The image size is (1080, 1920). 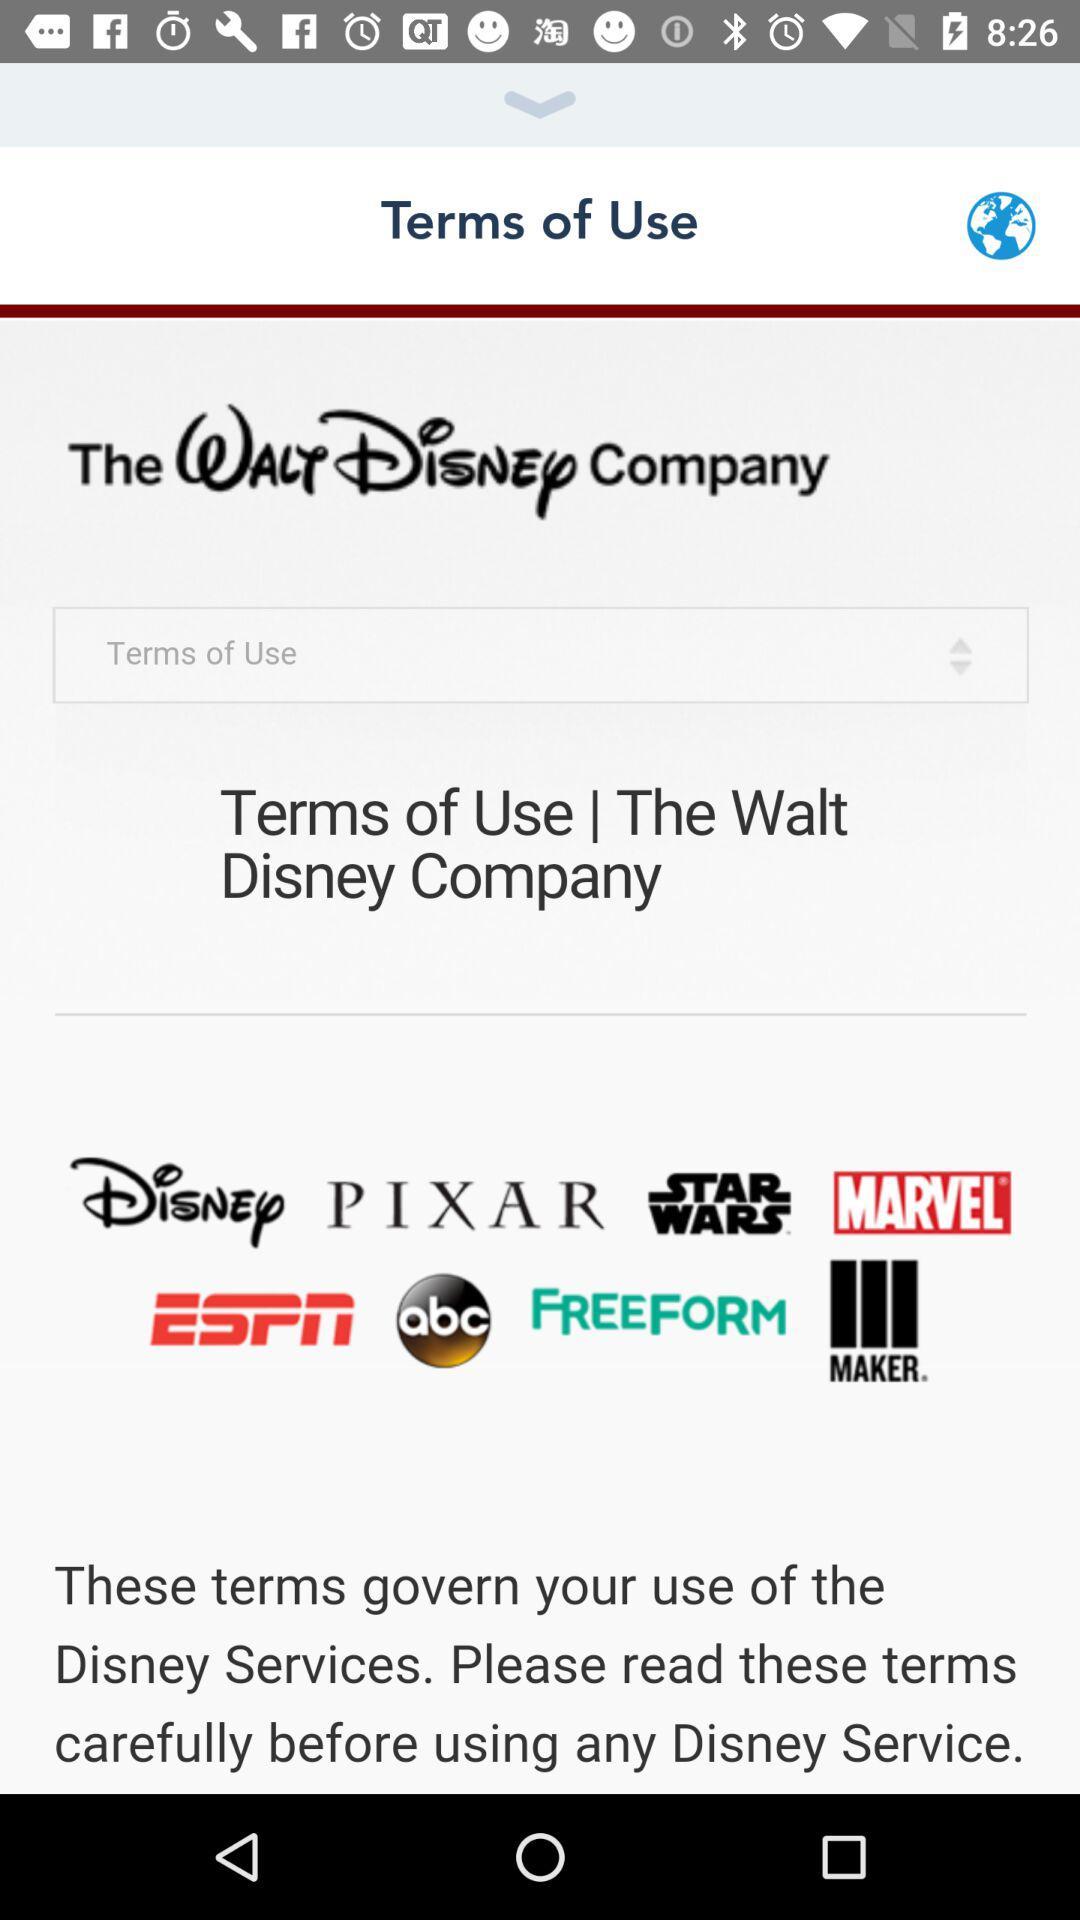 I want to click on terms of use page, so click(x=540, y=1048).